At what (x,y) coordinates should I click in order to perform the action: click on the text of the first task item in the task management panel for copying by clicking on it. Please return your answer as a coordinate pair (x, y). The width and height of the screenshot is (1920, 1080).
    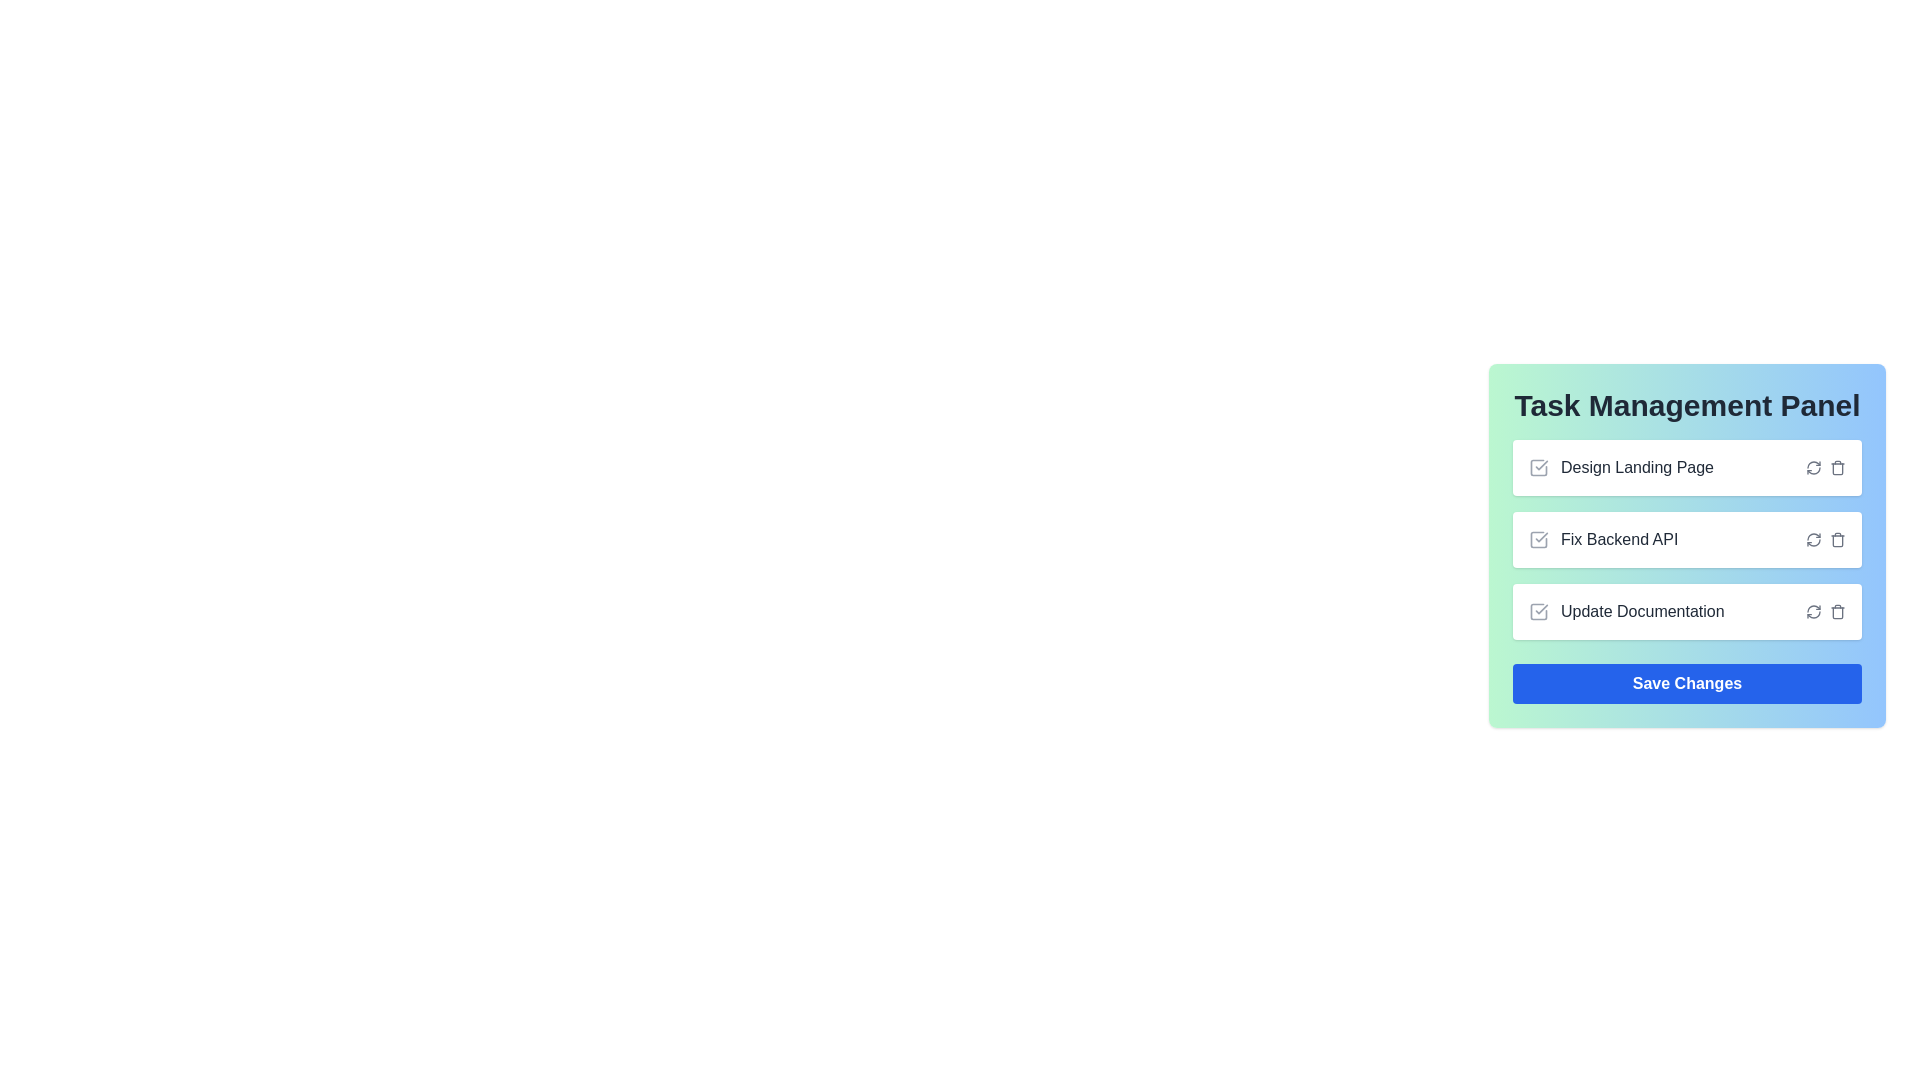
    Looking at the image, I should click on (1621, 467).